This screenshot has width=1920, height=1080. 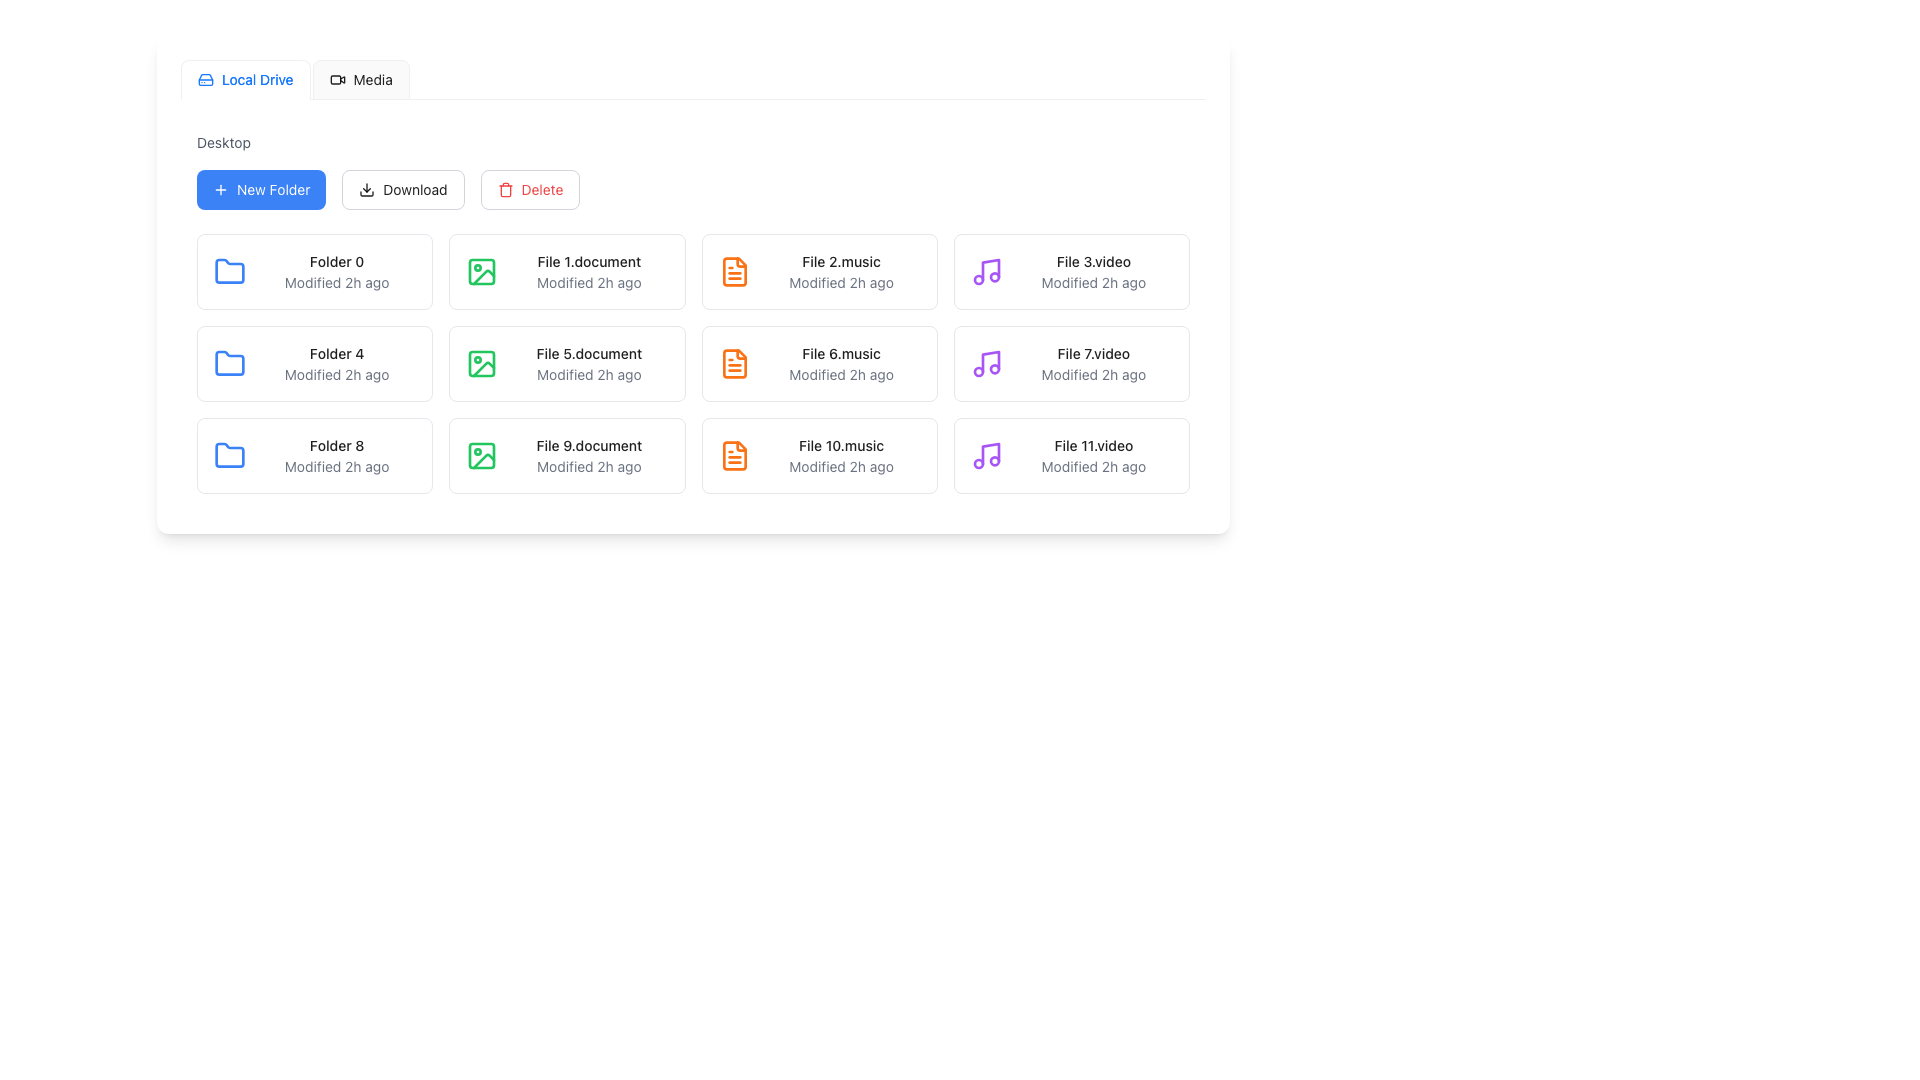 What do you see at coordinates (588, 466) in the screenshot?
I see `small gray text label that says 'Modified 2h ago', located beneath the text 'File 9.document' in the grid layout` at bounding box center [588, 466].